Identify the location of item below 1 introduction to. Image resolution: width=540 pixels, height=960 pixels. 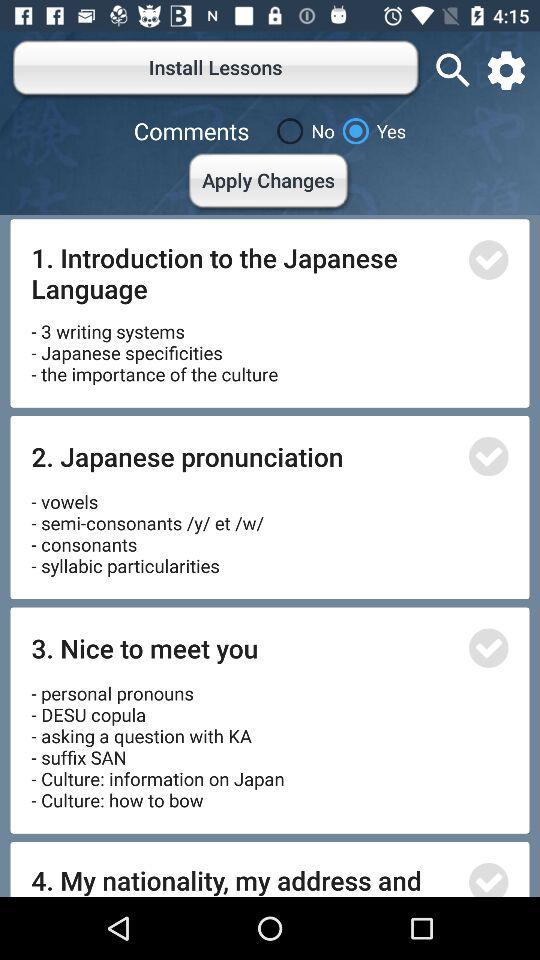
(153, 346).